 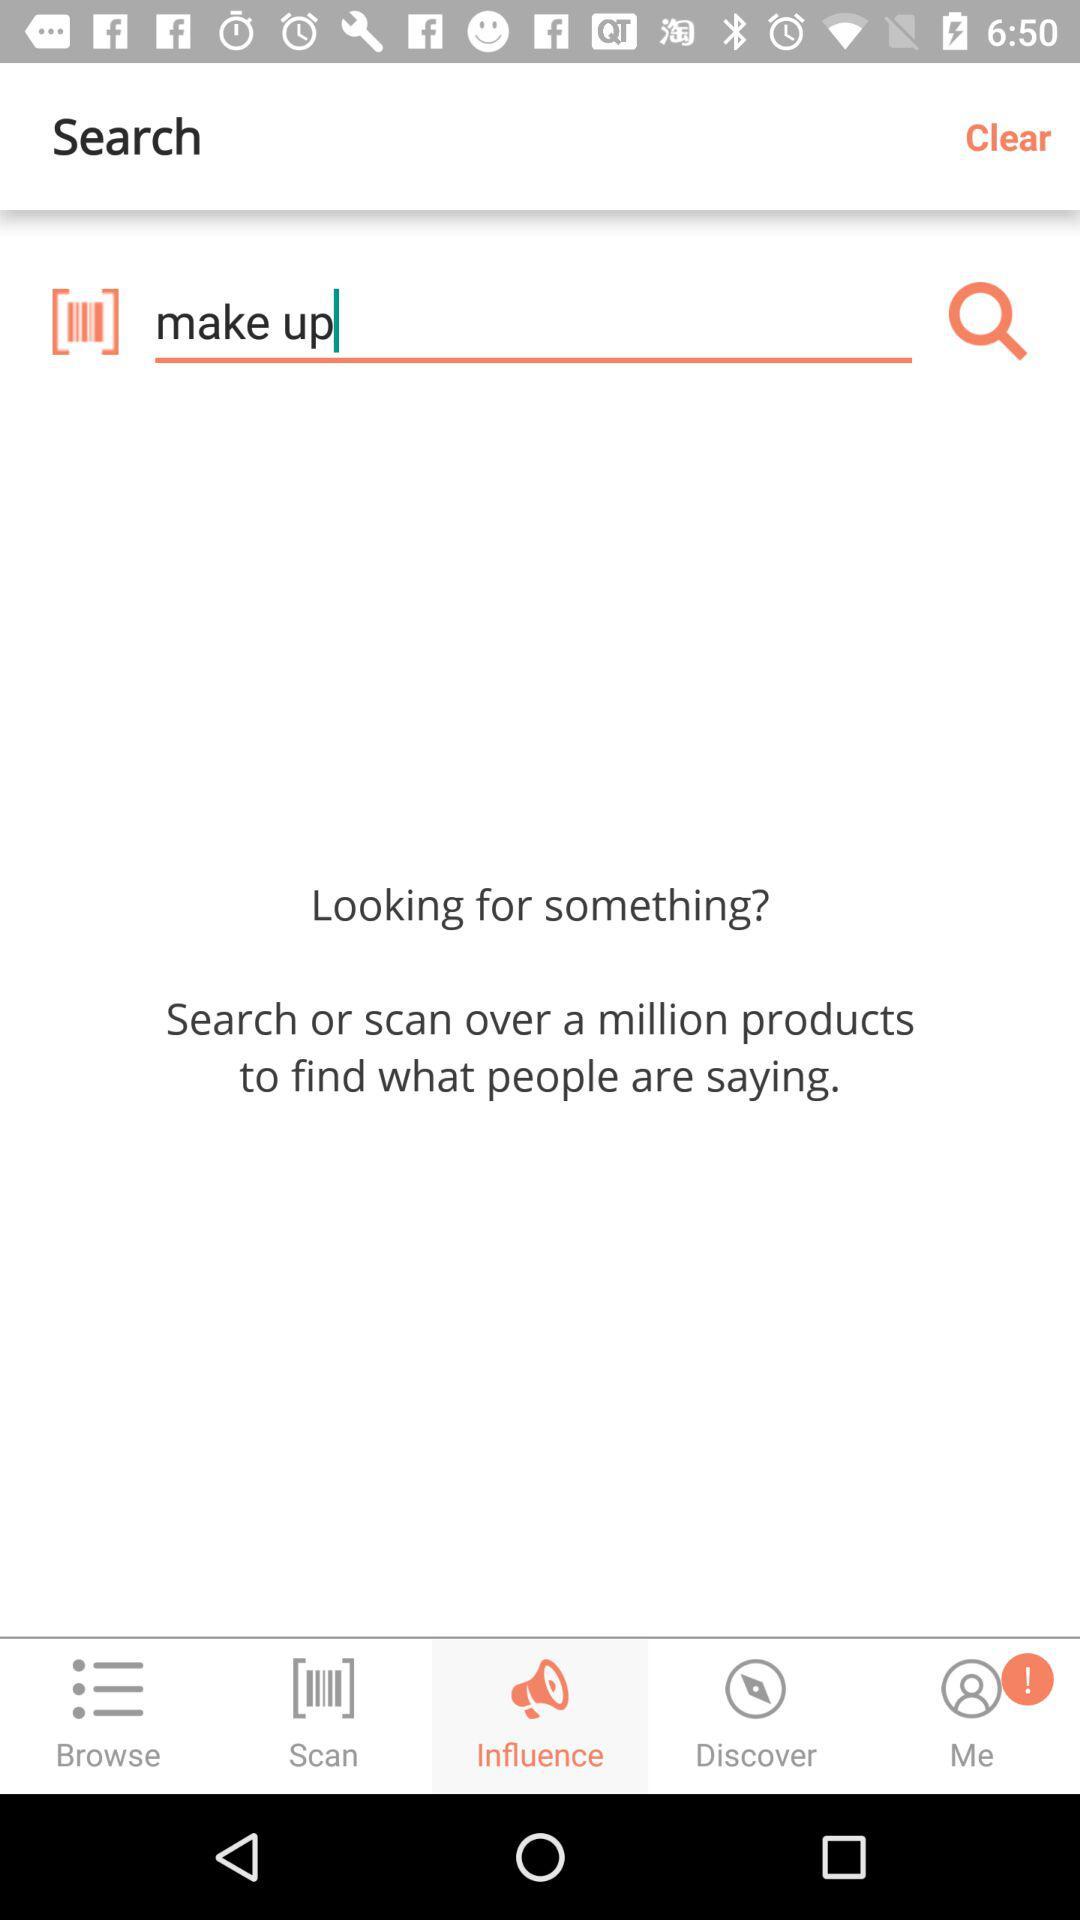 I want to click on barcode scan, so click(x=84, y=321).